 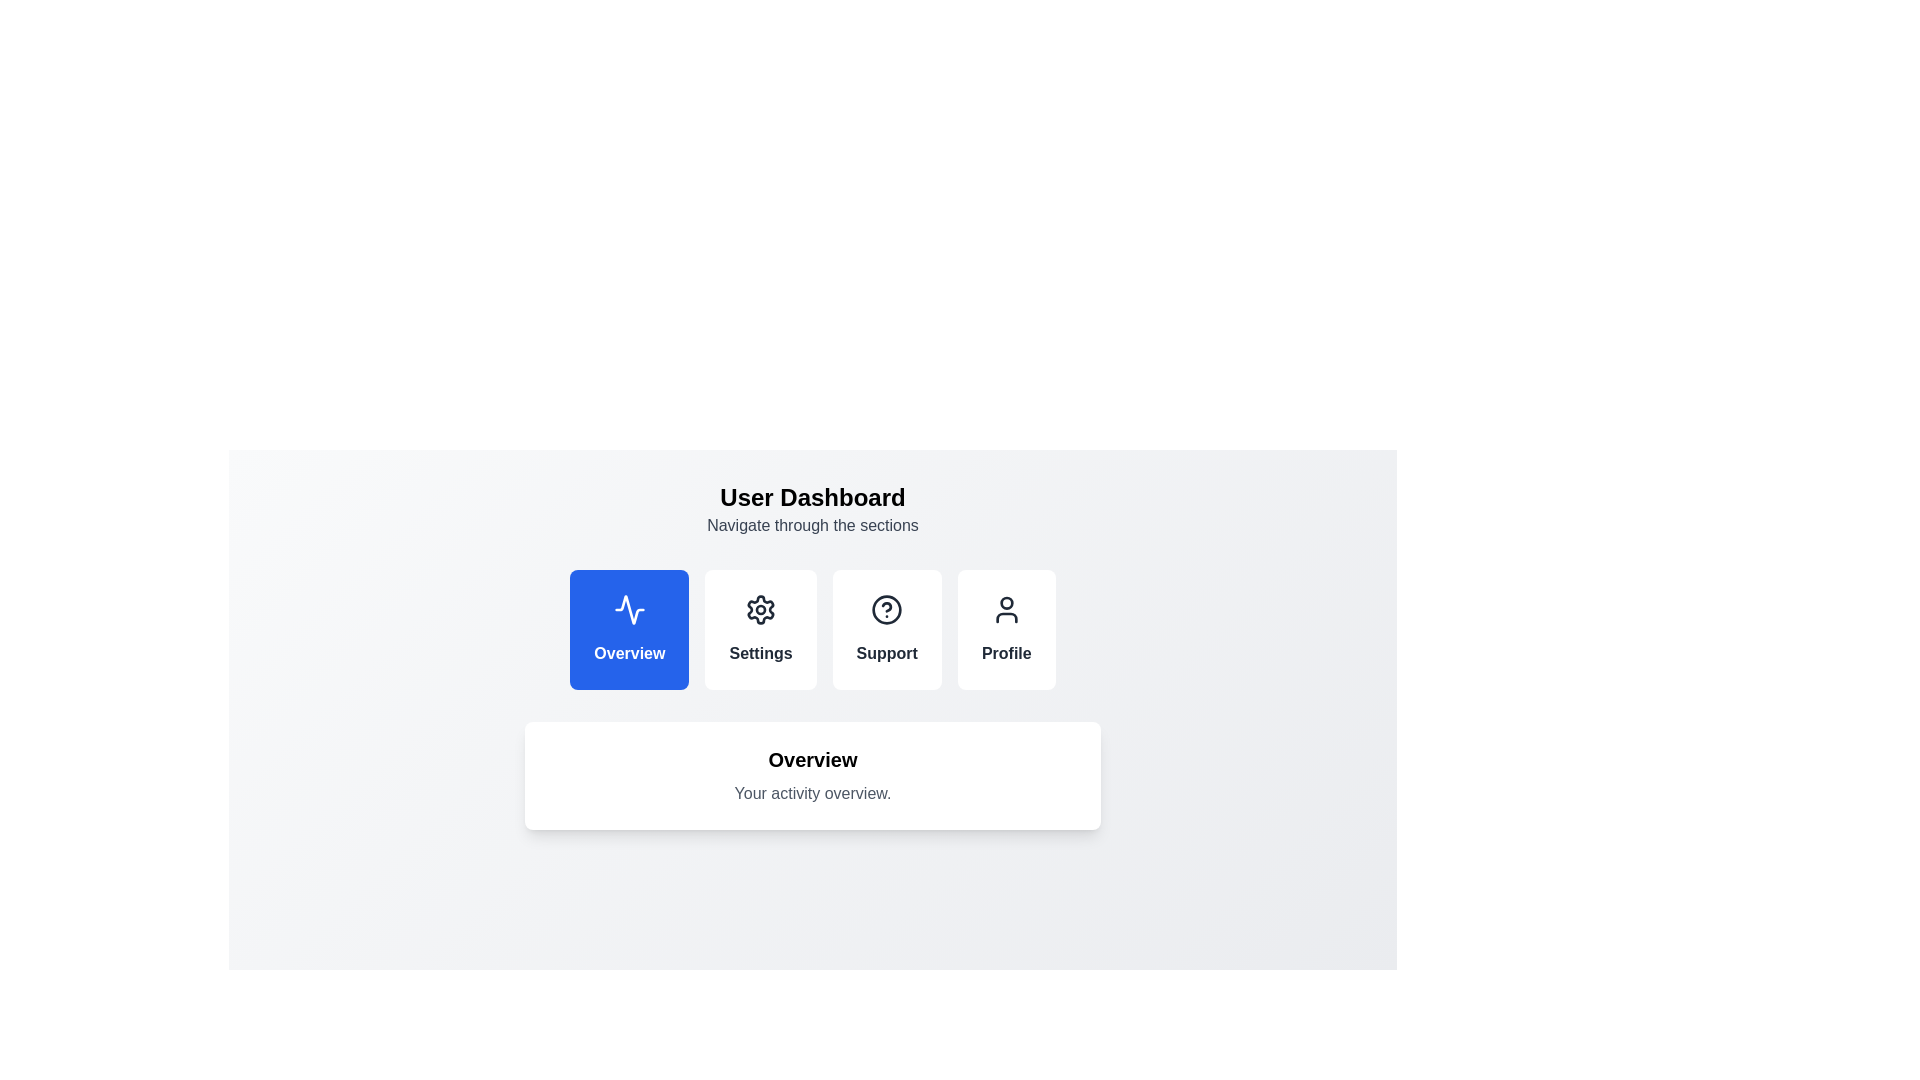 I want to click on the Text Card titled 'Overview' that contains the description 'Your activity overview', located in the User Dashboard section, so click(x=812, y=774).